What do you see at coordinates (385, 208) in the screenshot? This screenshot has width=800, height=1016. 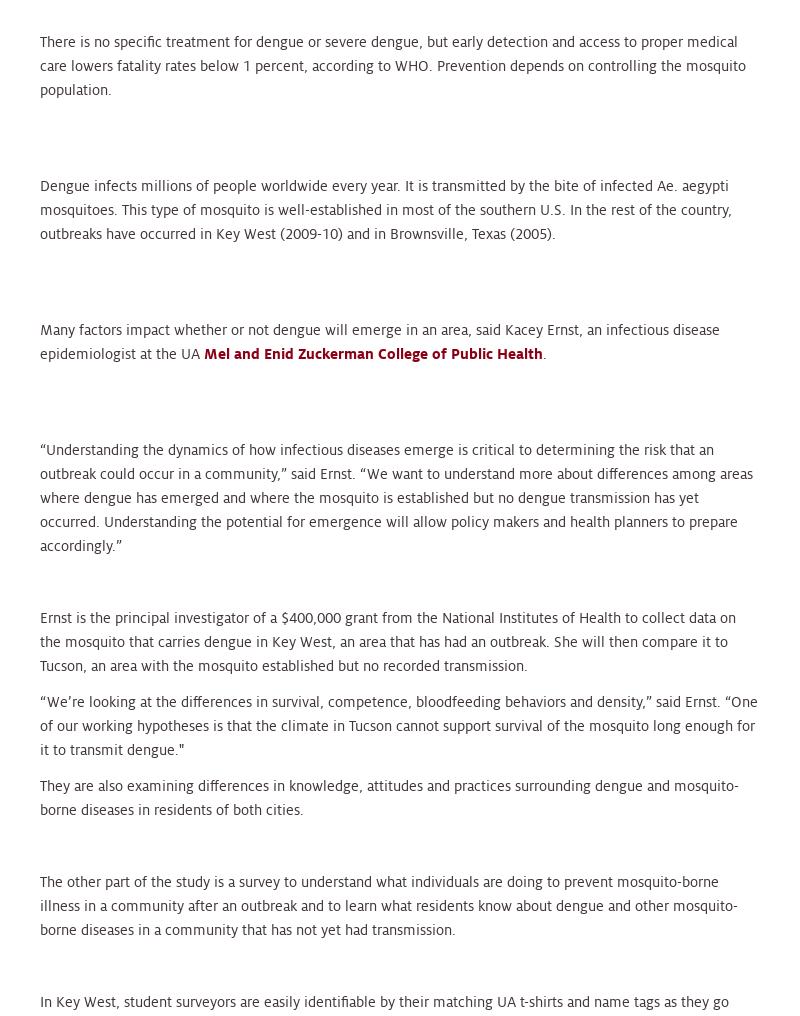 I see `'Dengue infects millions of people worldwide every year. It is transmitted by the bite of infected Ae. aegypti mosquitoes. This type of mosquito is well-established in most of the southern U.S. In the rest of the country, outbreaks have occurred in Key West (2009-10) and in Brownsville, Texas (2005).'` at bounding box center [385, 208].